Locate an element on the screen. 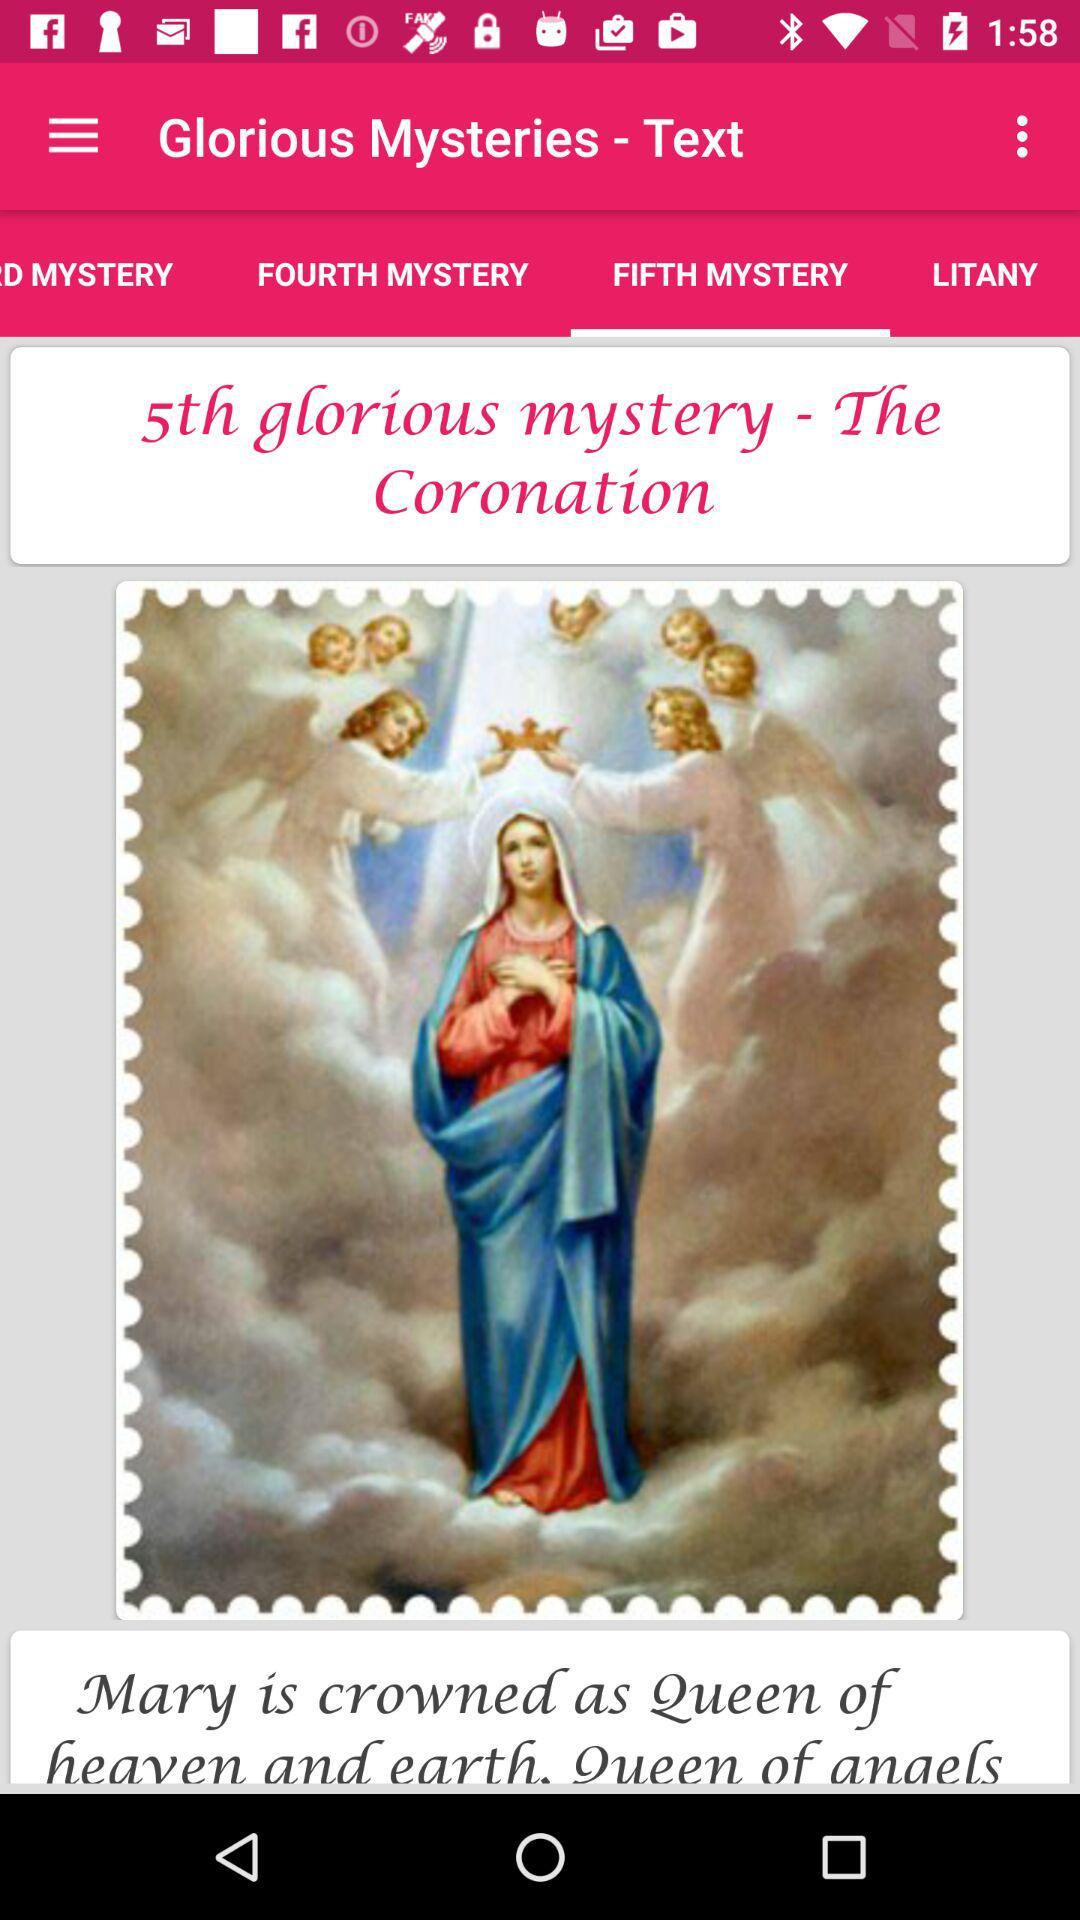  icon above 5th glorious mystery item is located at coordinates (107, 272).